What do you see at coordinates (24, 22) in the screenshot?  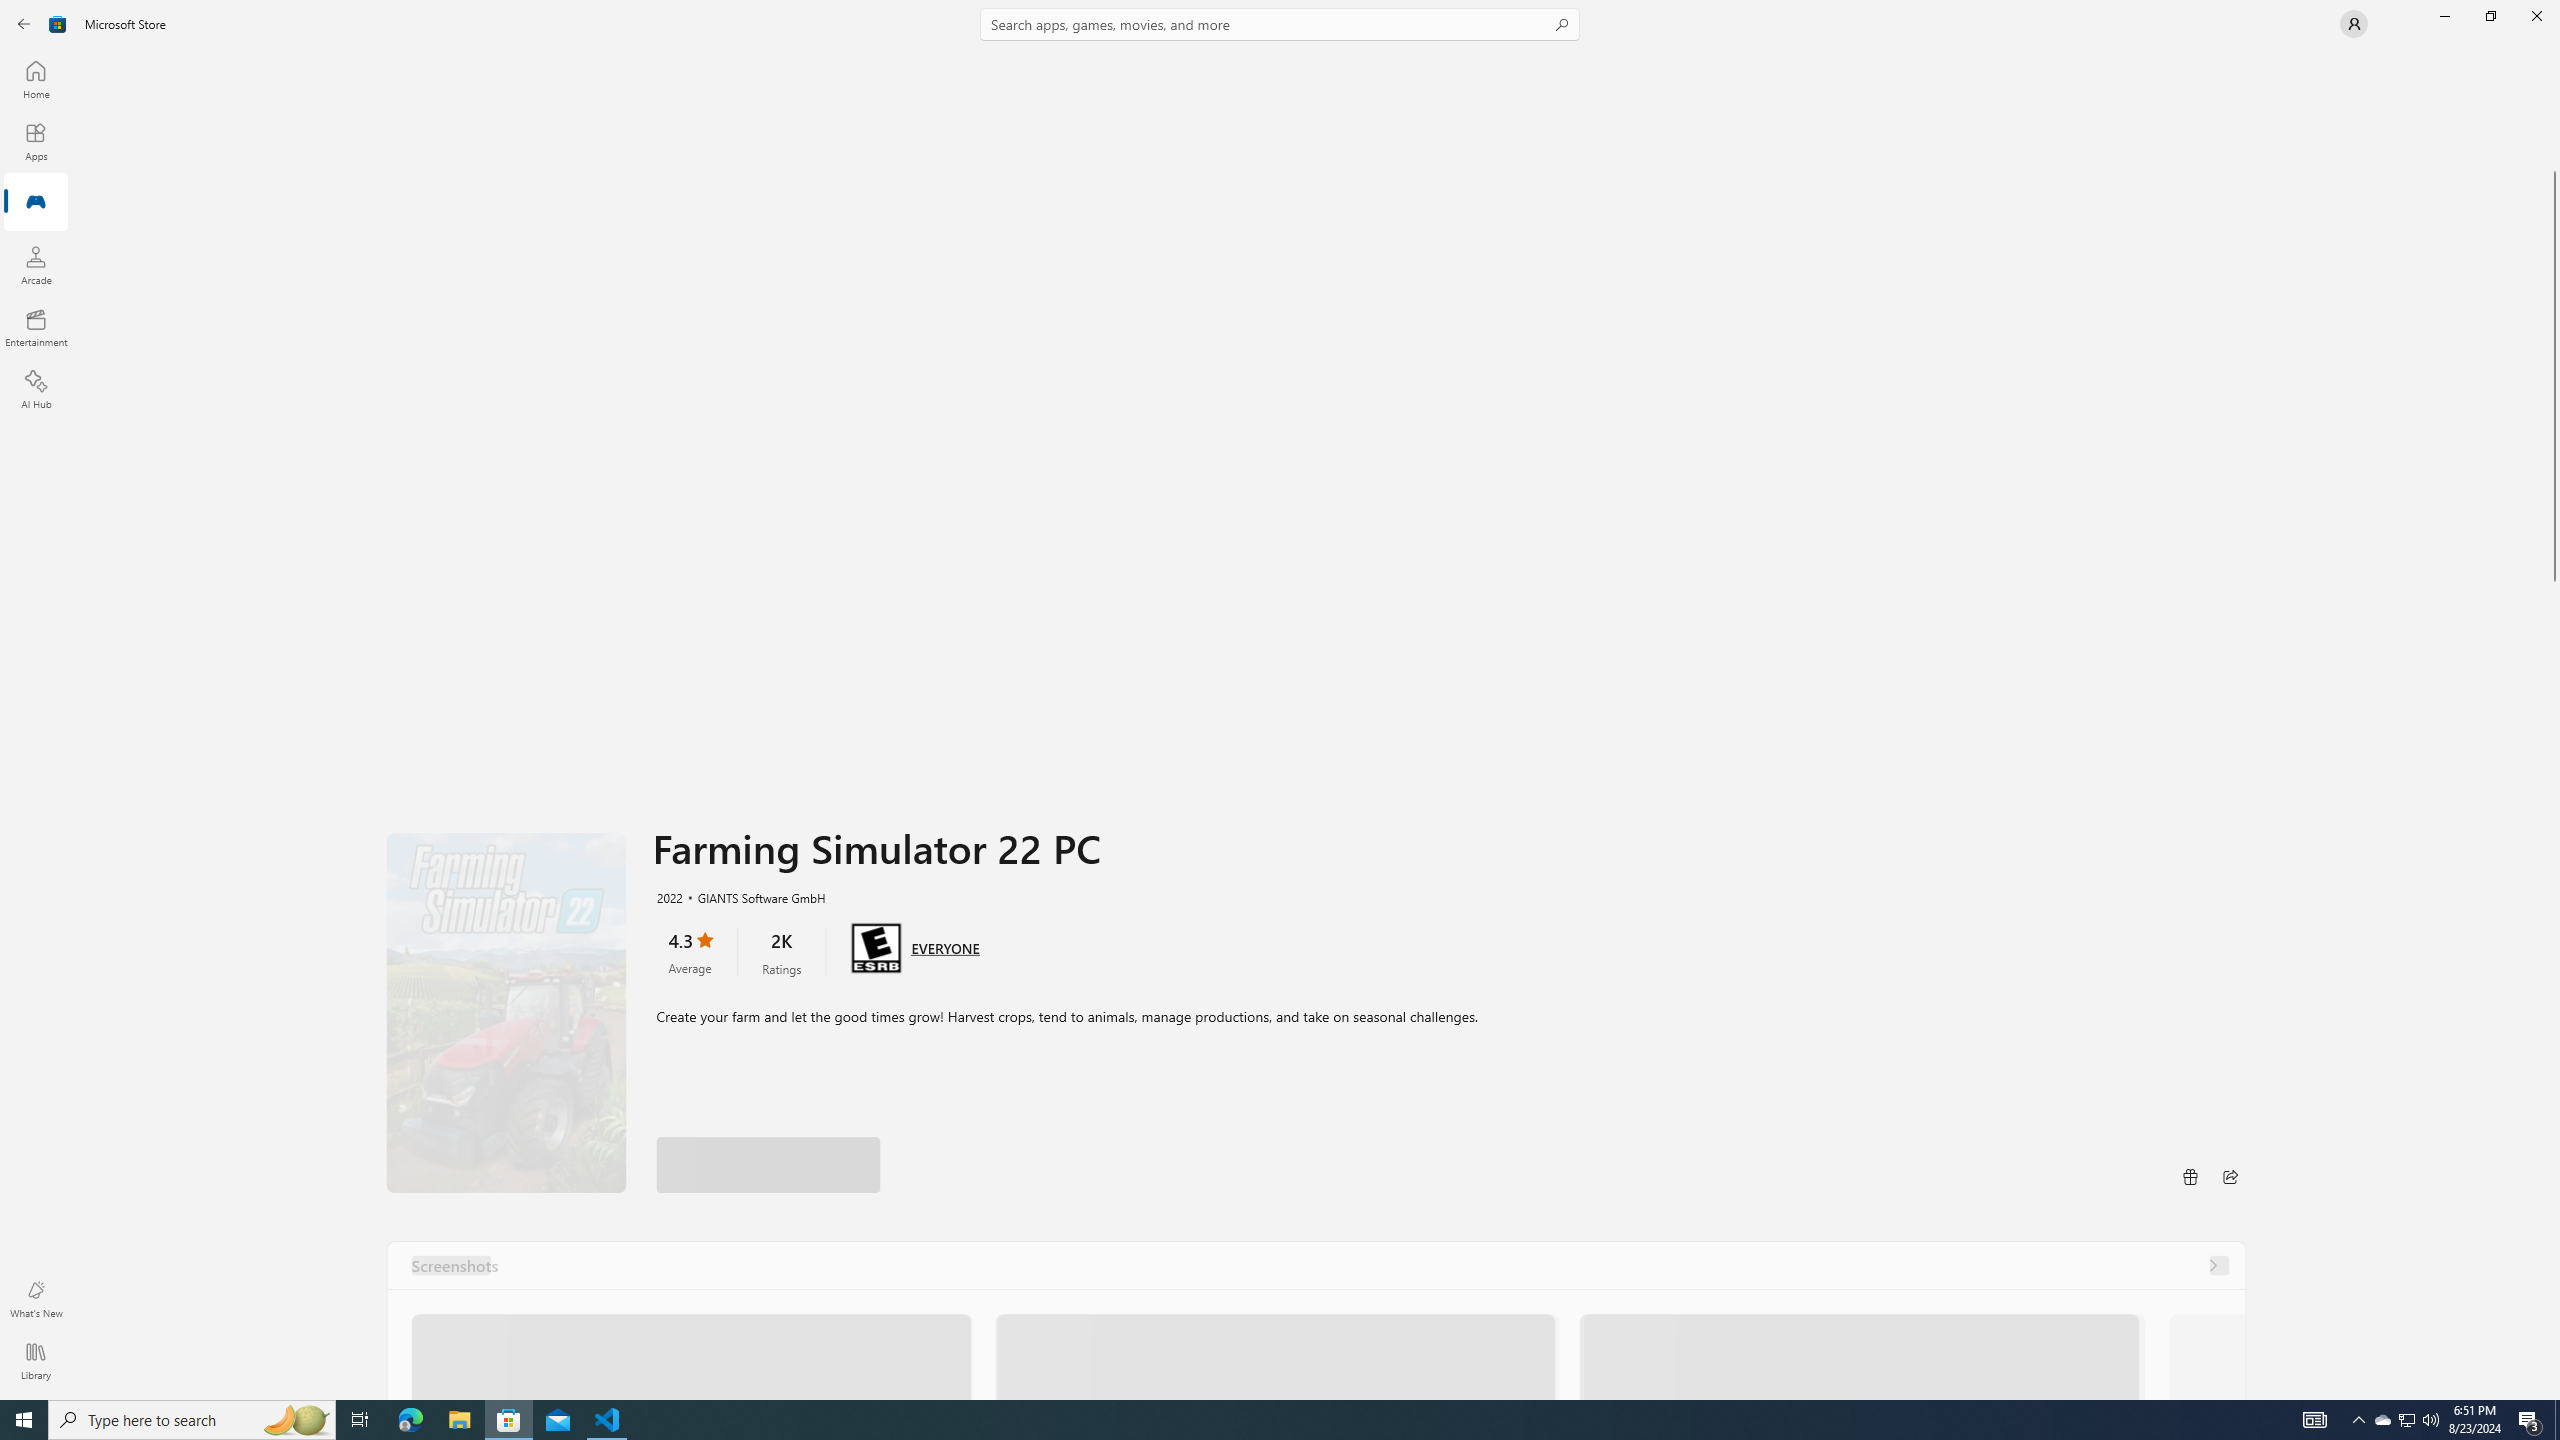 I see `'Back'` at bounding box center [24, 22].